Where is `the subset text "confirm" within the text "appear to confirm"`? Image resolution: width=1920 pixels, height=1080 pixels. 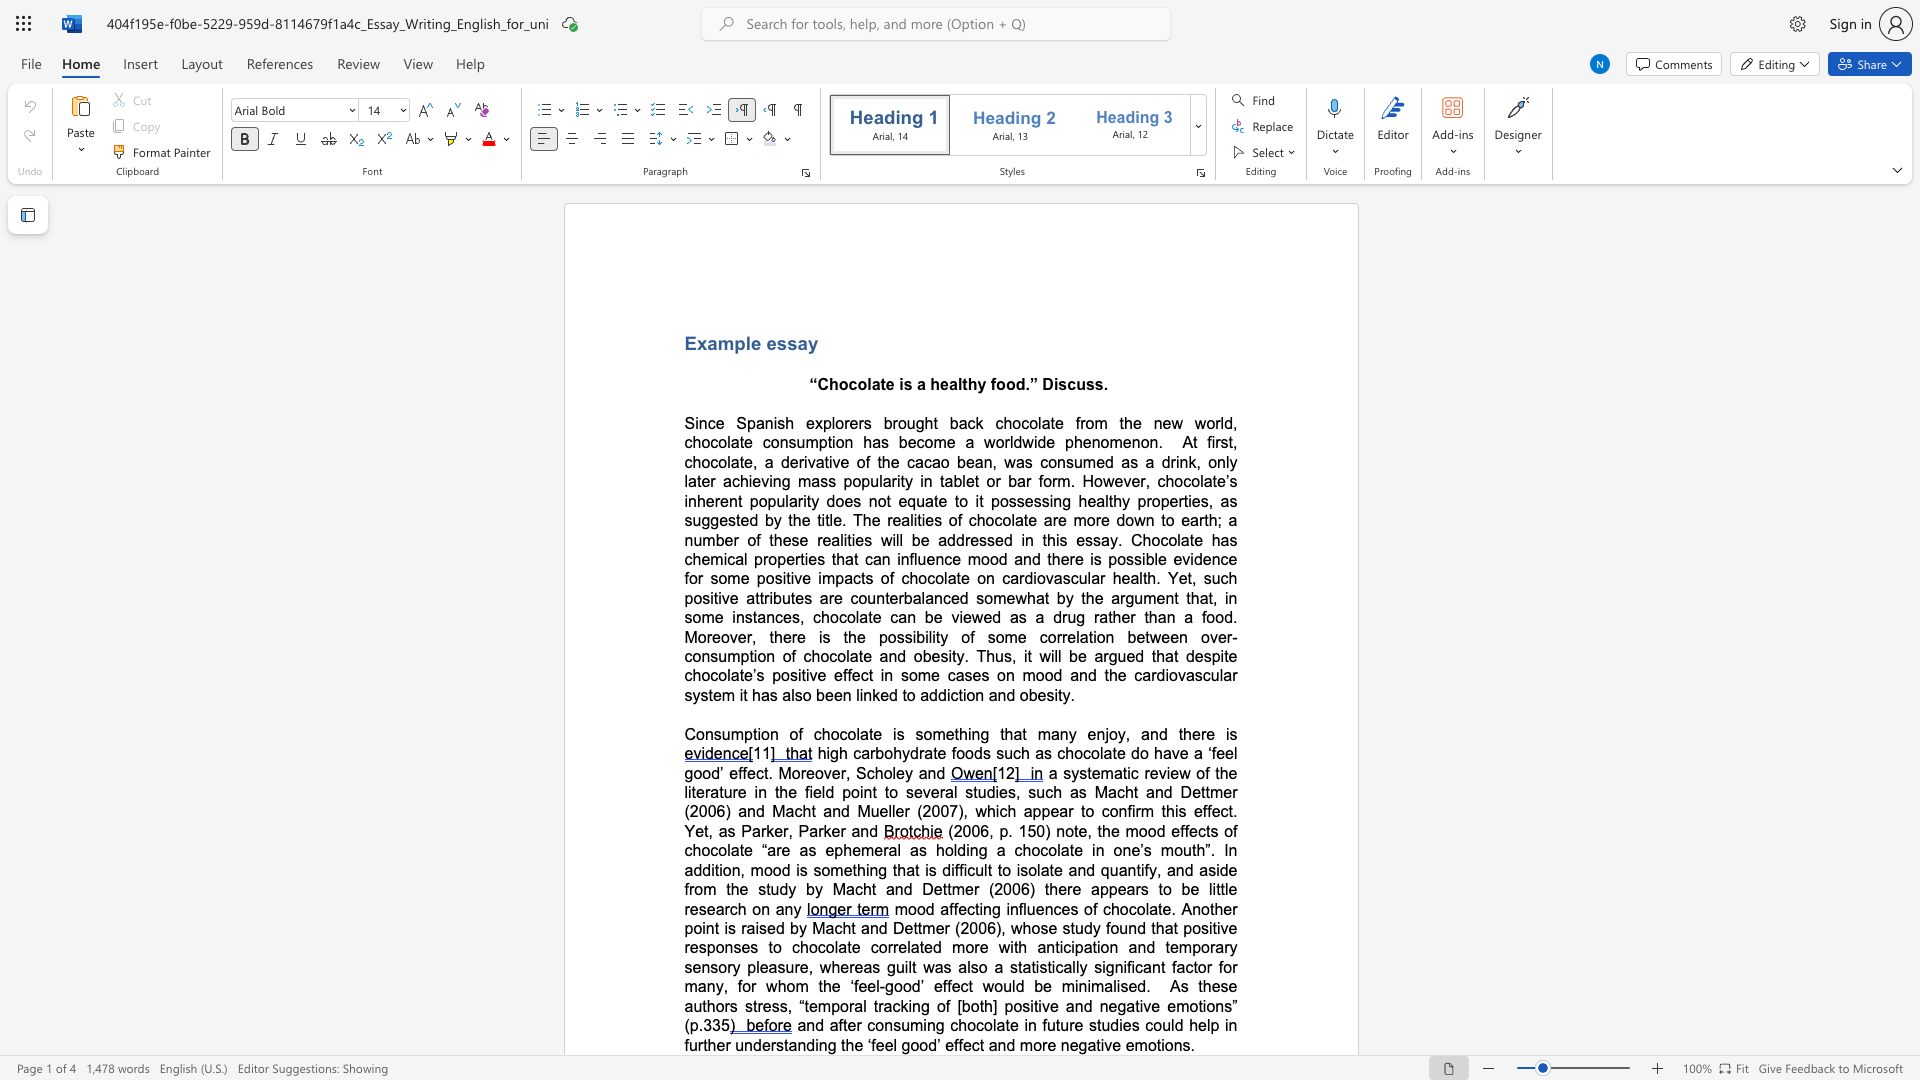 the subset text "confirm" within the text "appear to confirm" is located at coordinates (1100, 811).